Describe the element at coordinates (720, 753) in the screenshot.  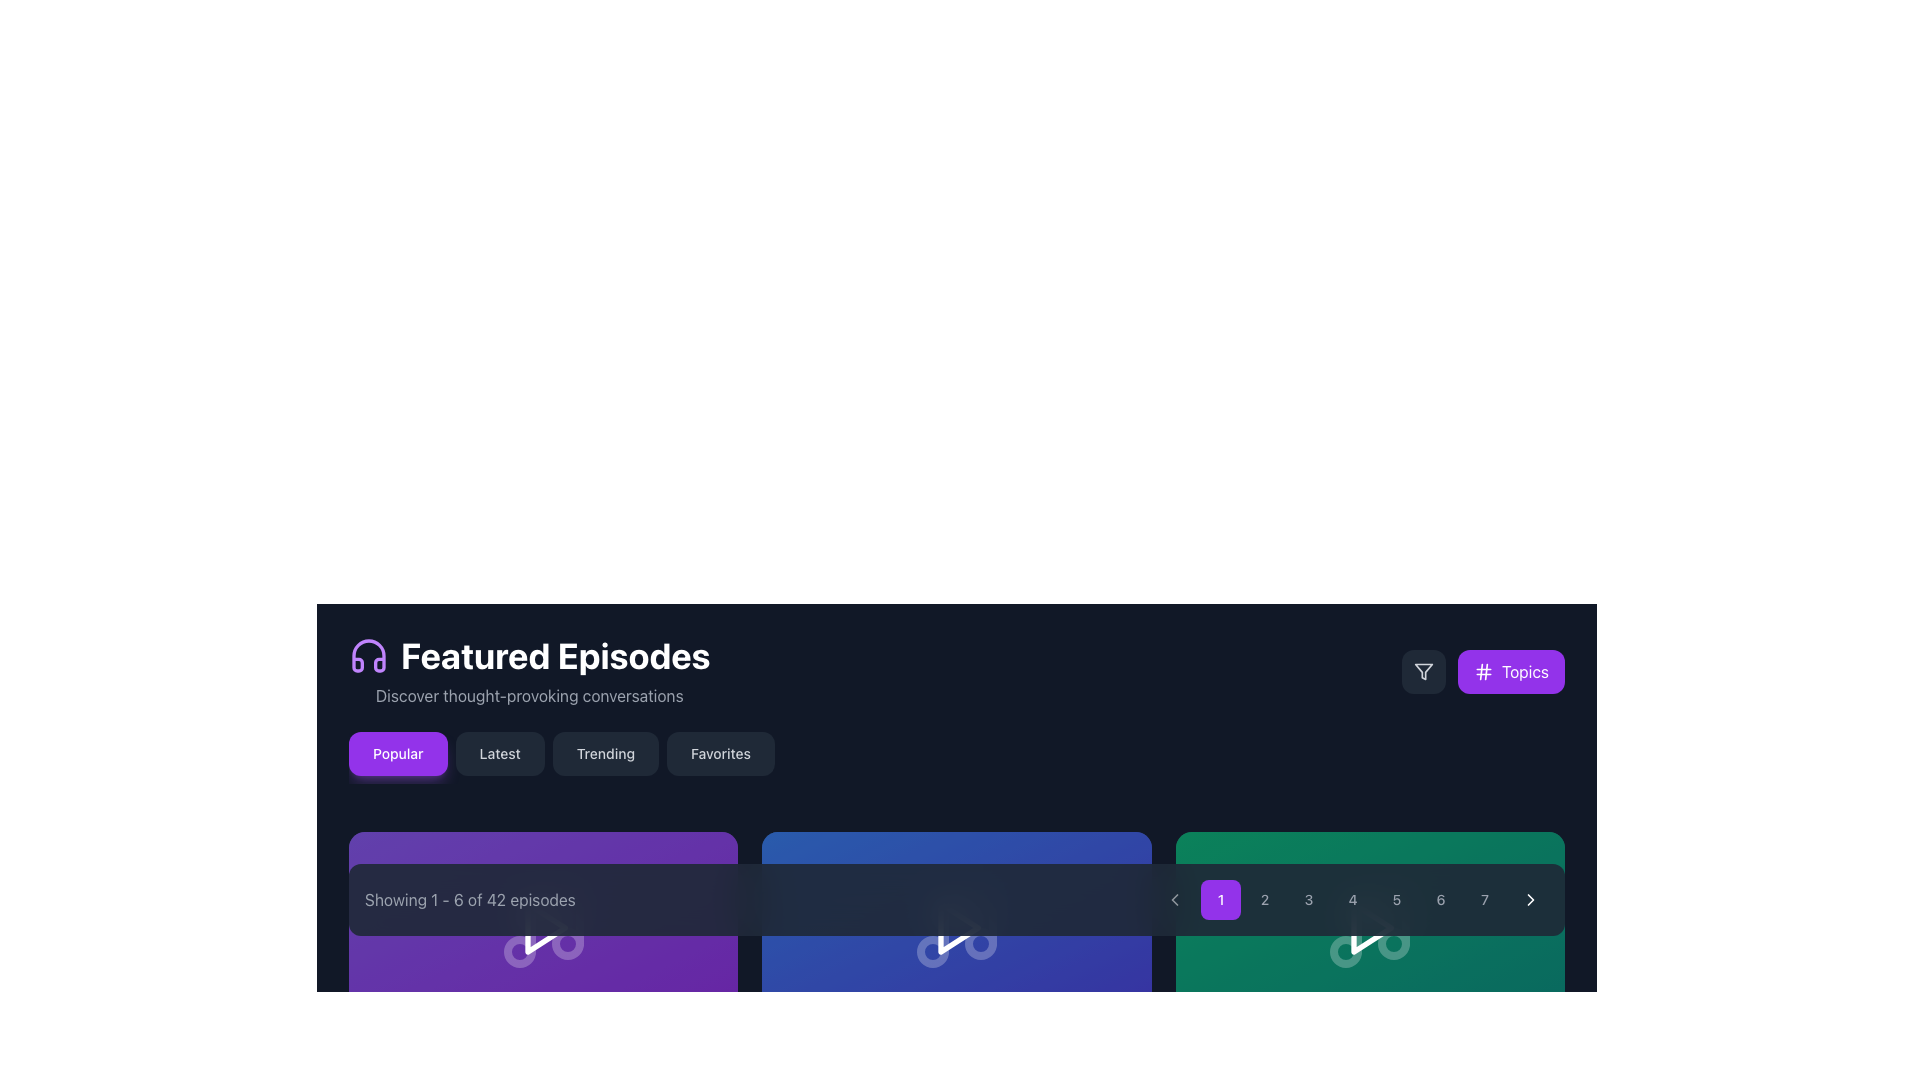
I see `the 'Favorites' button, which is the fourth button in a row of four buttons below the 'Featured Episodes' header, to observe hover styling effects` at that location.